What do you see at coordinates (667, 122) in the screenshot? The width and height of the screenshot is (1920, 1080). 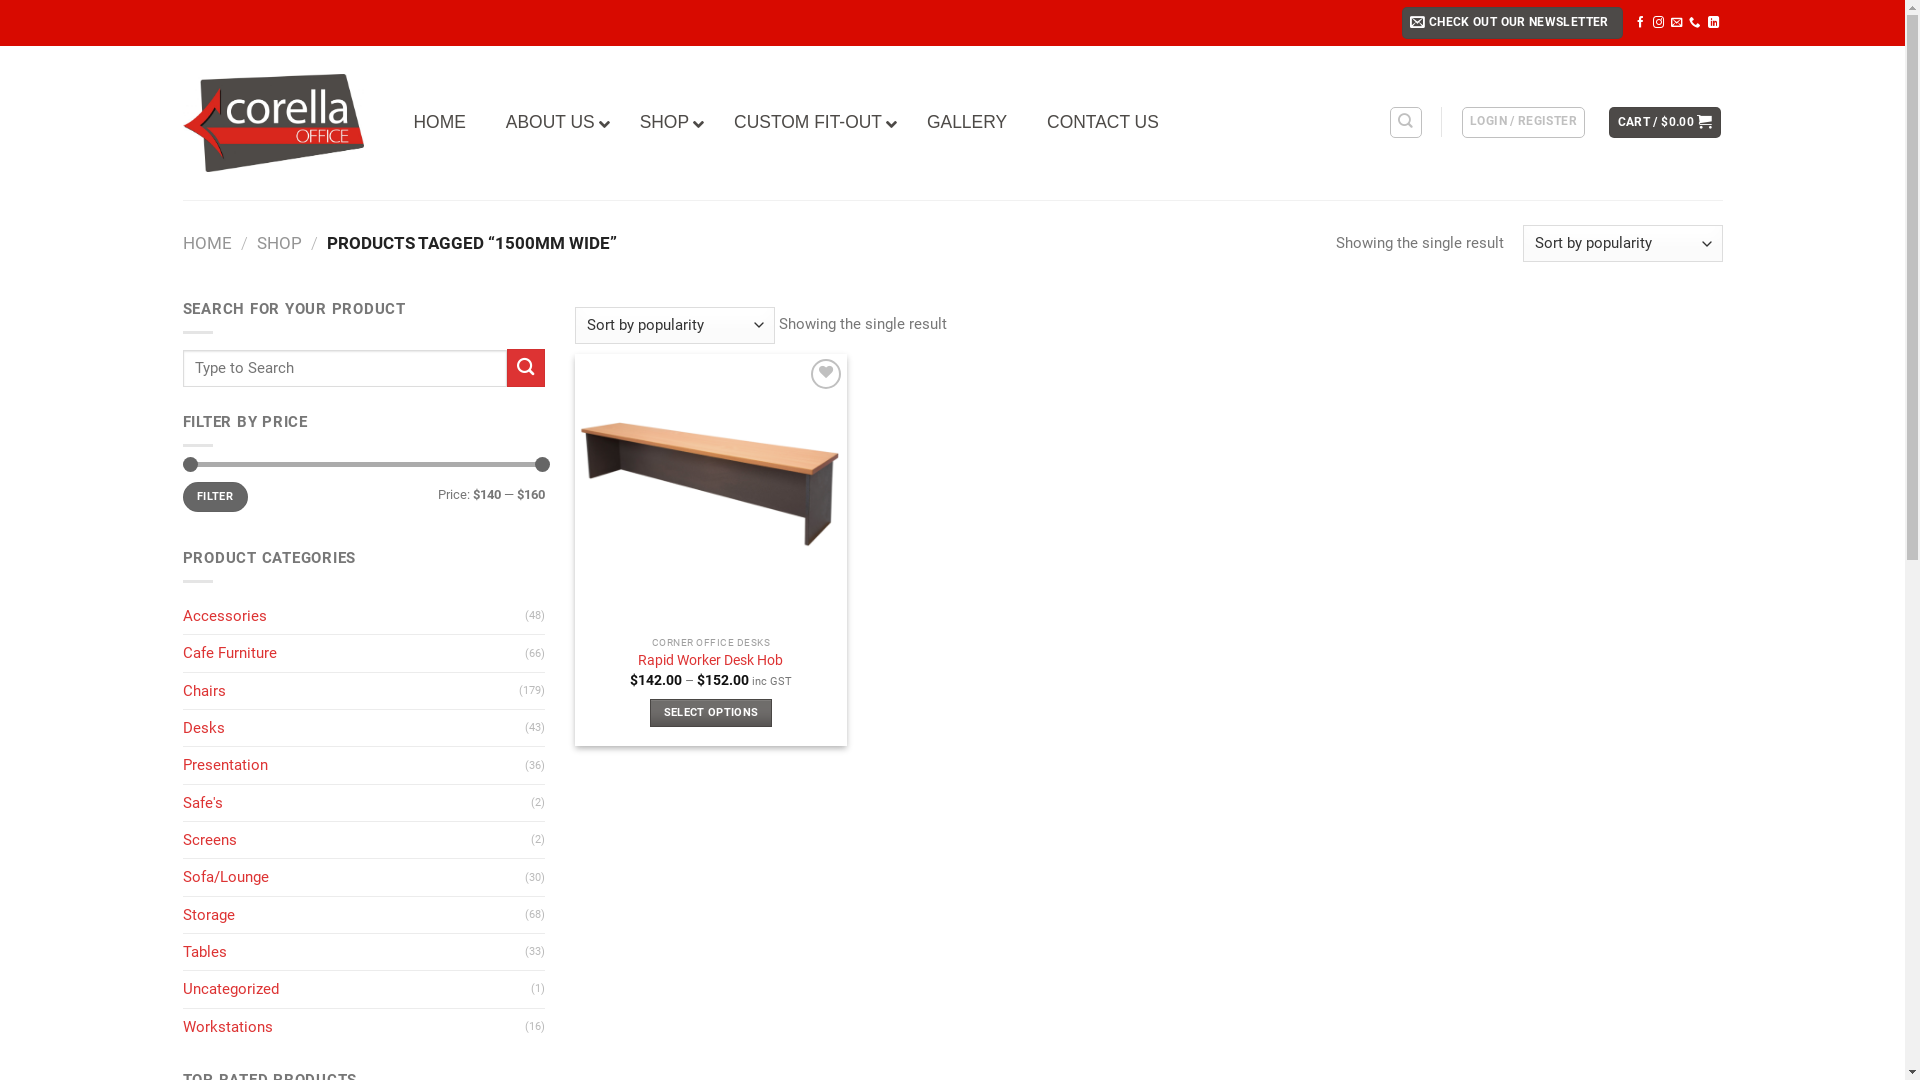 I see `'SHOP'` at bounding box center [667, 122].